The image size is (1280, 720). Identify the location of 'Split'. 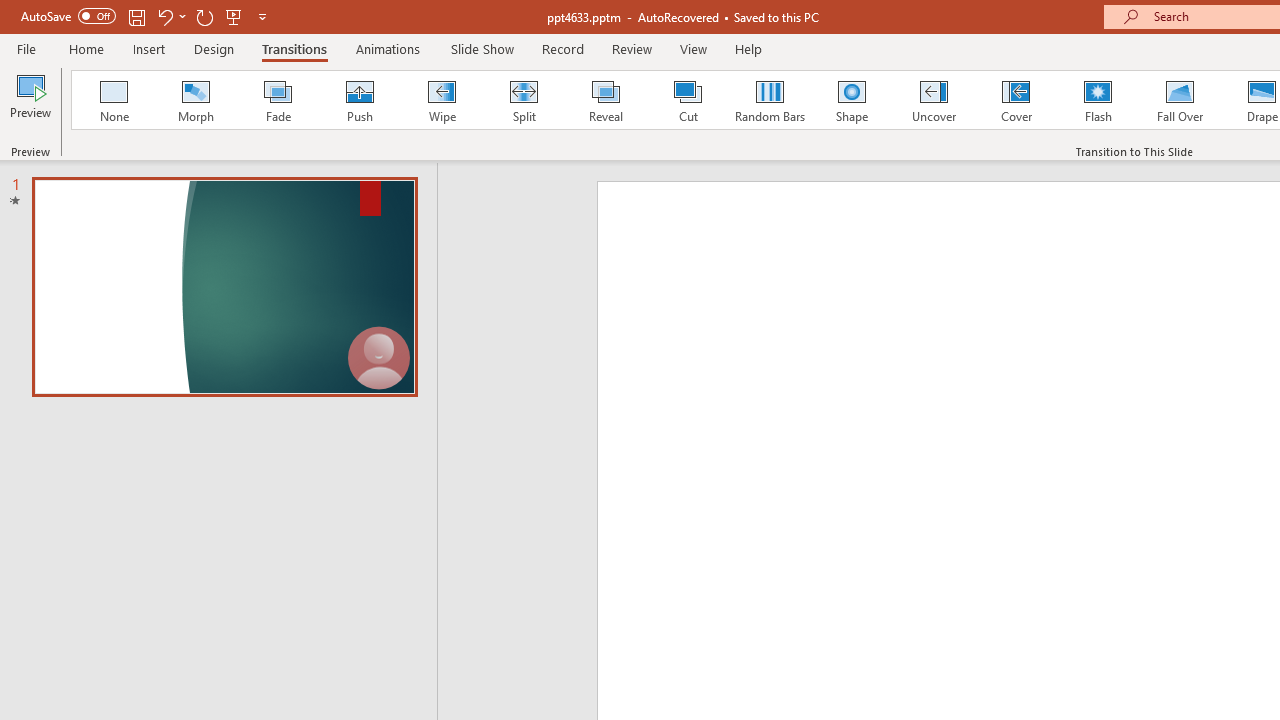
(523, 100).